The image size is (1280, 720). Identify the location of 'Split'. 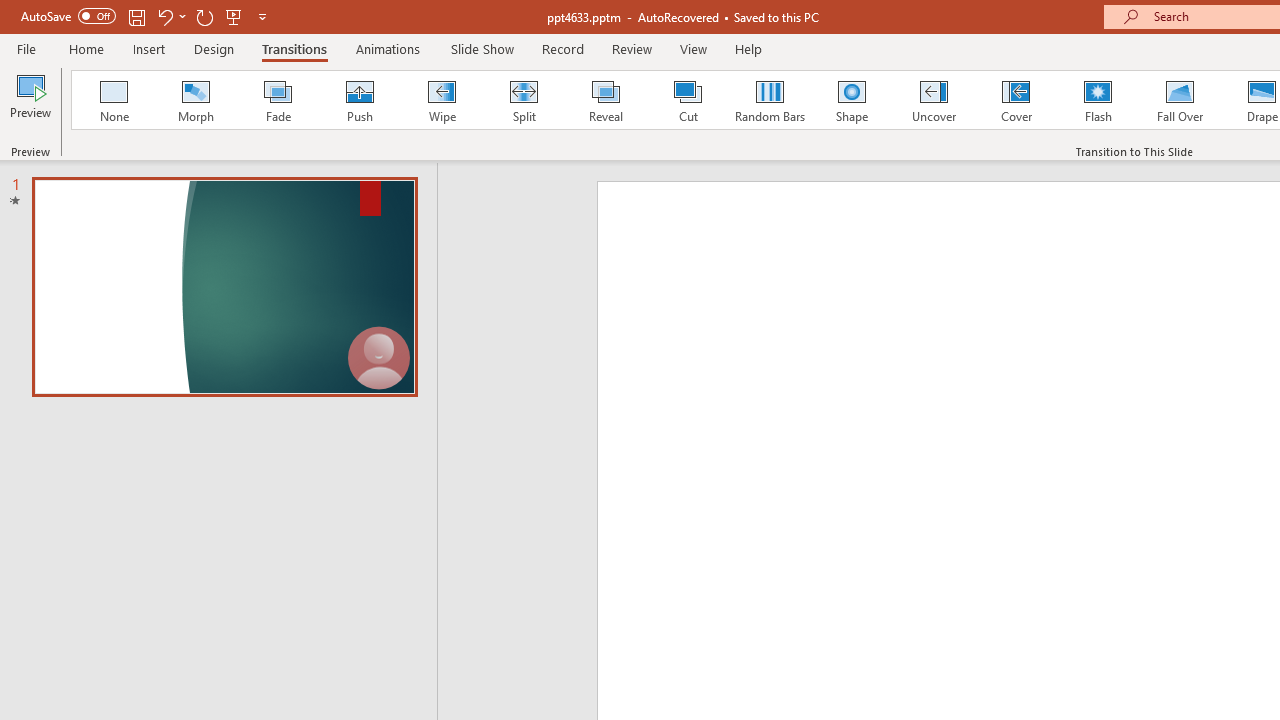
(523, 100).